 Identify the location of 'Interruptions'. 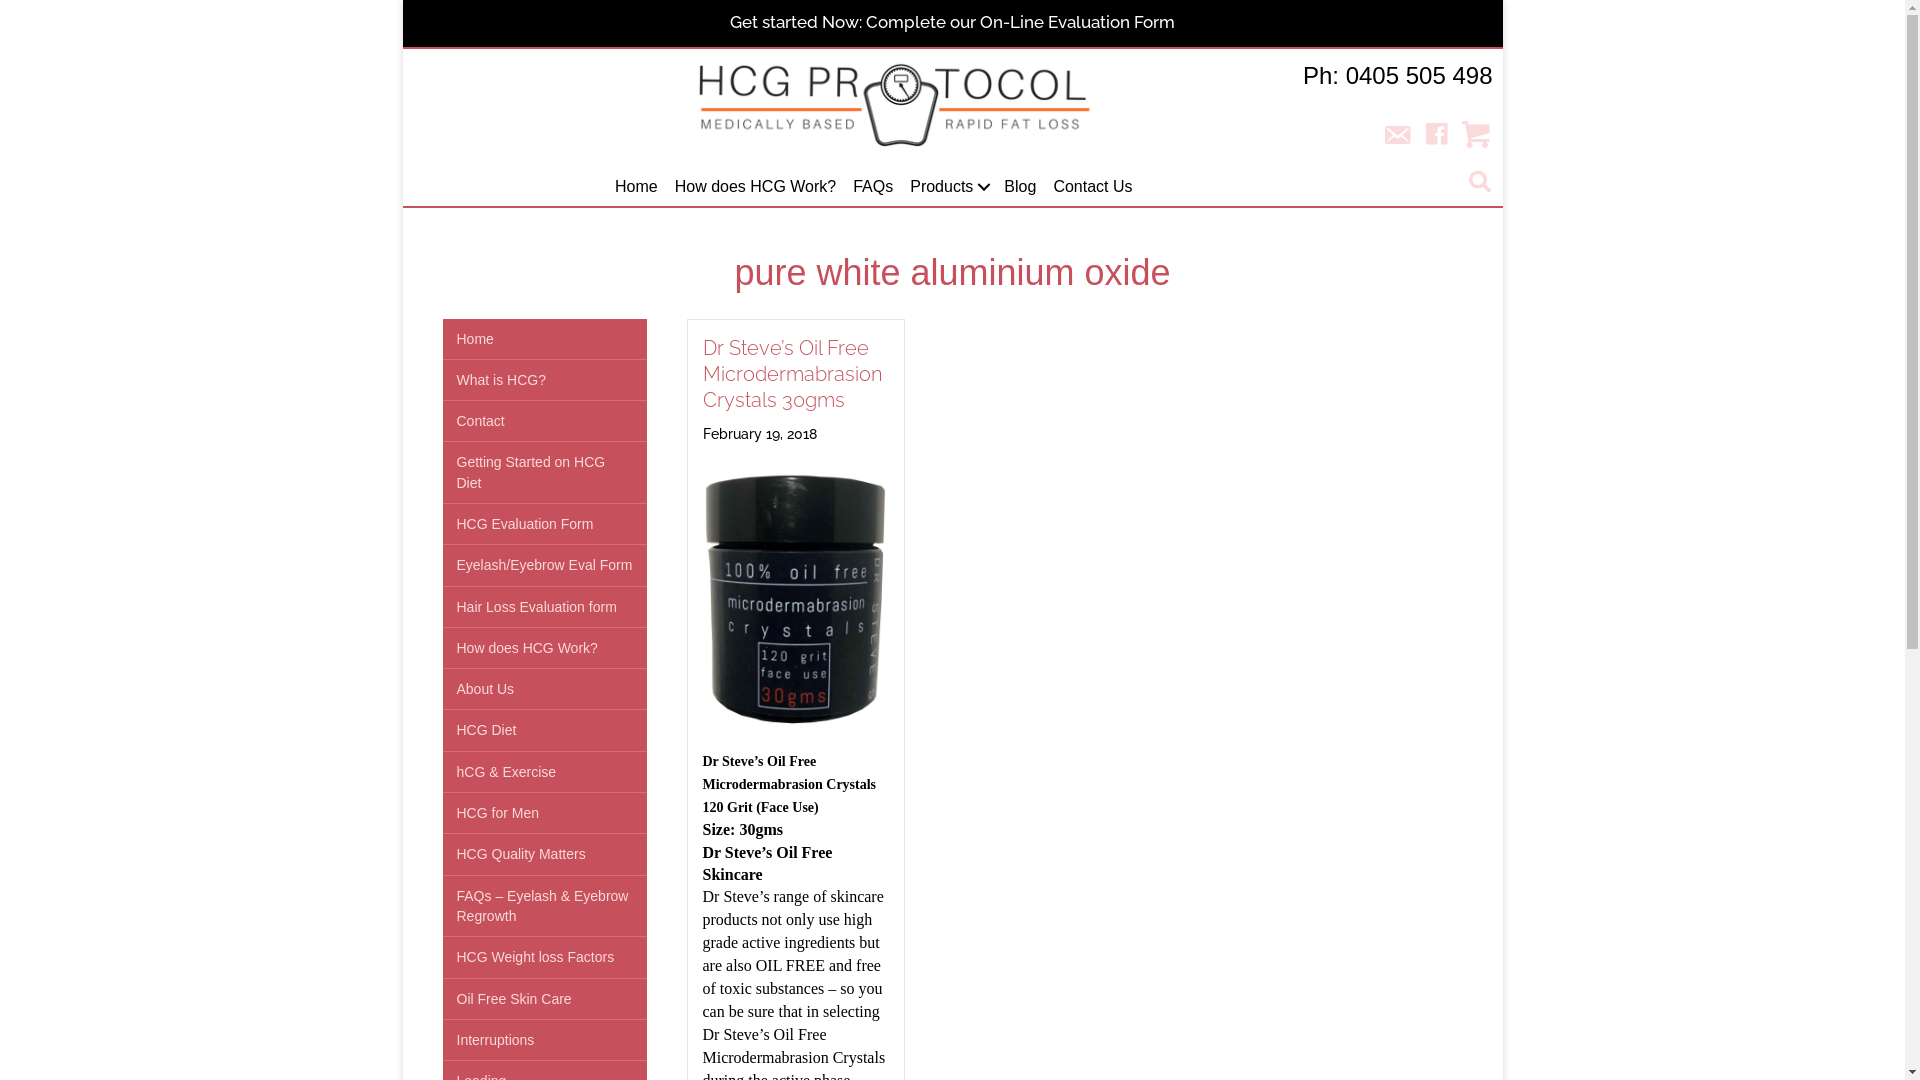
(543, 1039).